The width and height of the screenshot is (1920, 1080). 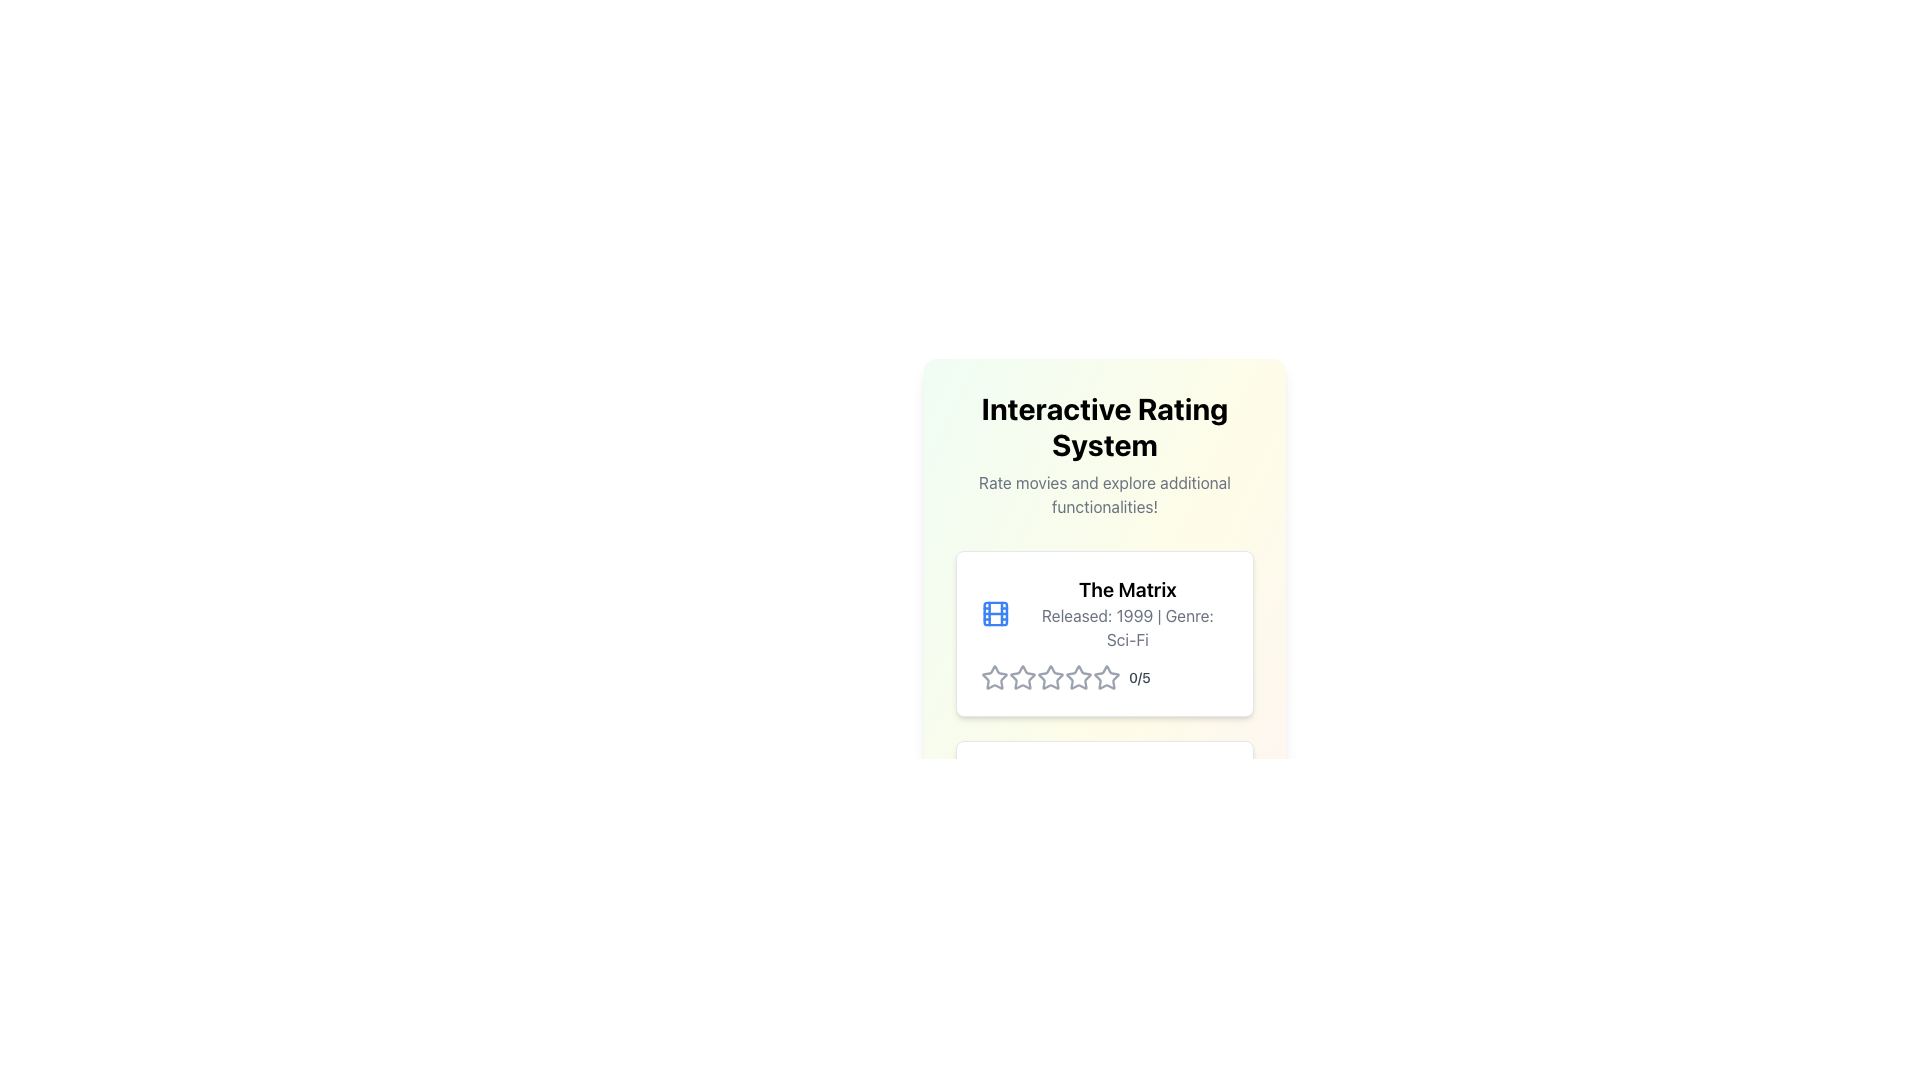 I want to click on the small rectangle with rounded corners that is part of the film frame icon, located to the left of the text 'The Matrix', so click(x=995, y=612).